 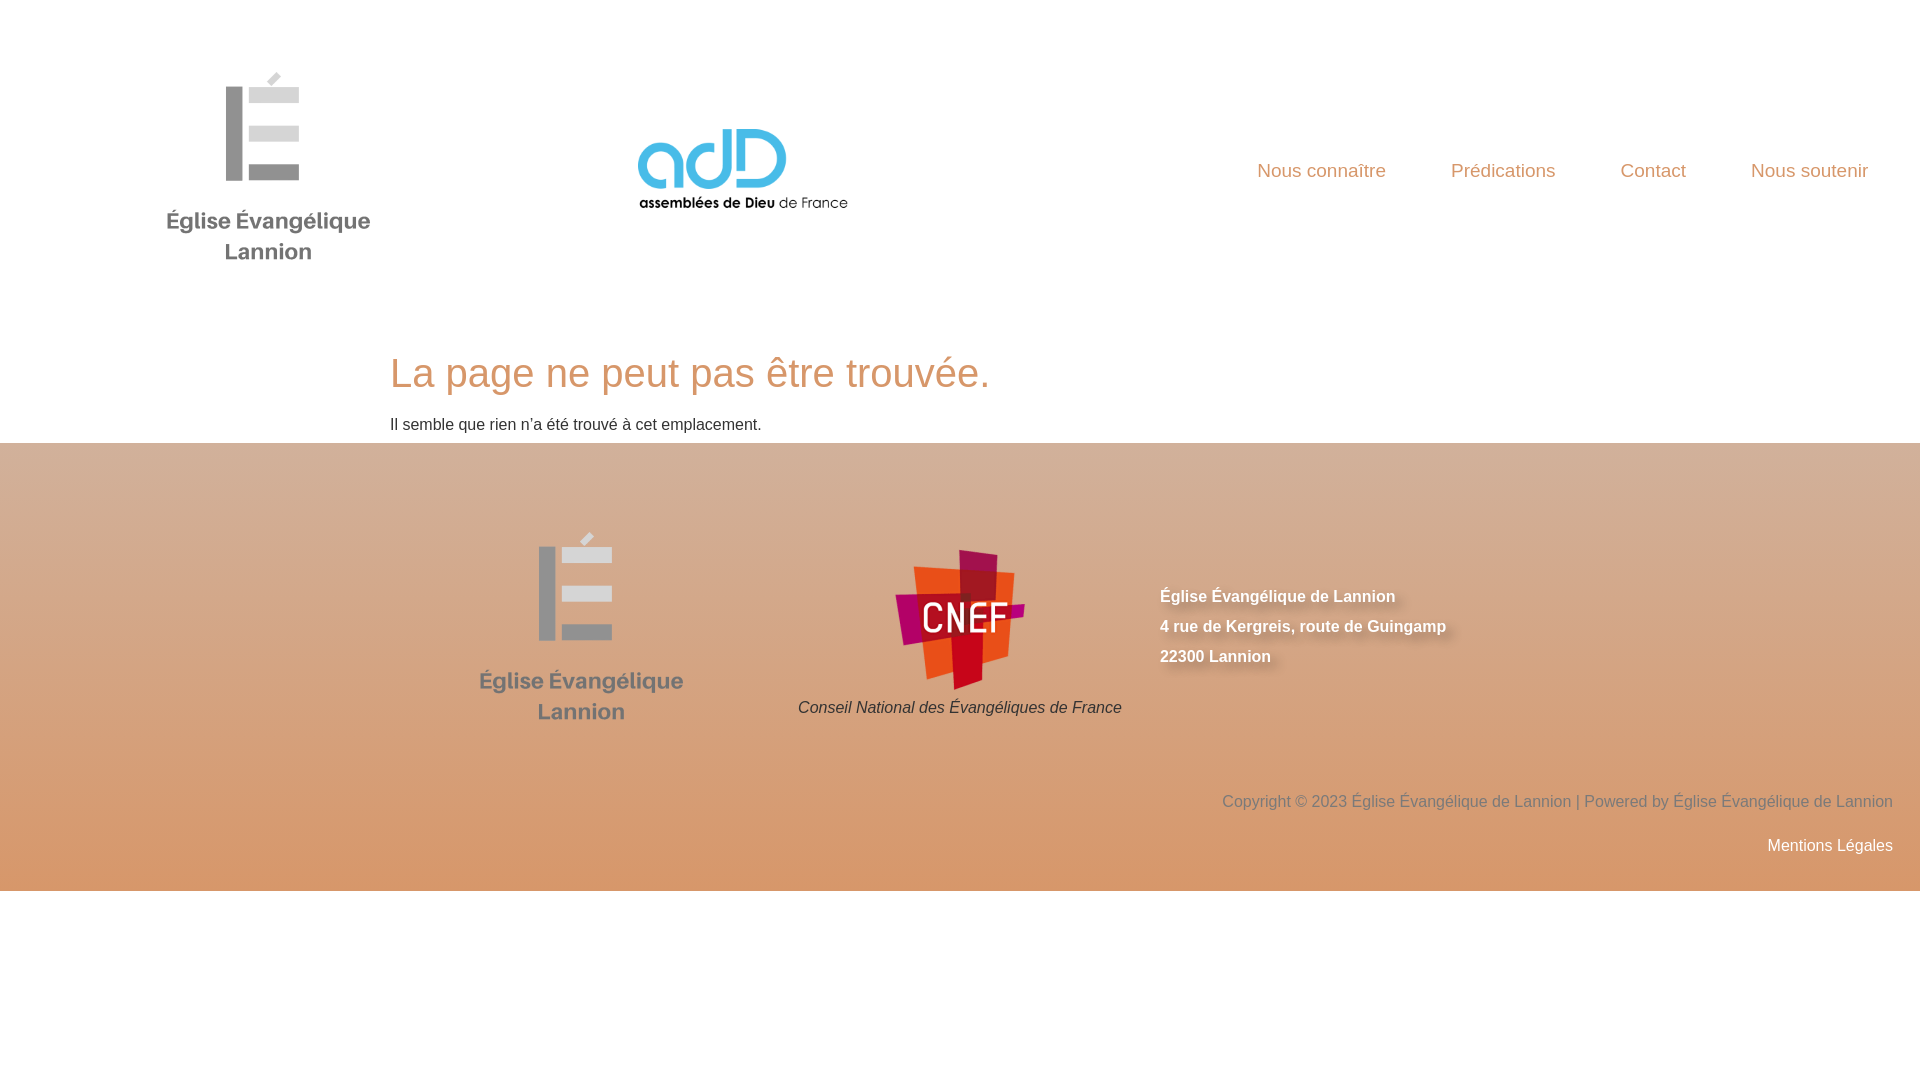 What do you see at coordinates (1809, 168) in the screenshot?
I see `'Nous soutenir'` at bounding box center [1809, 168].